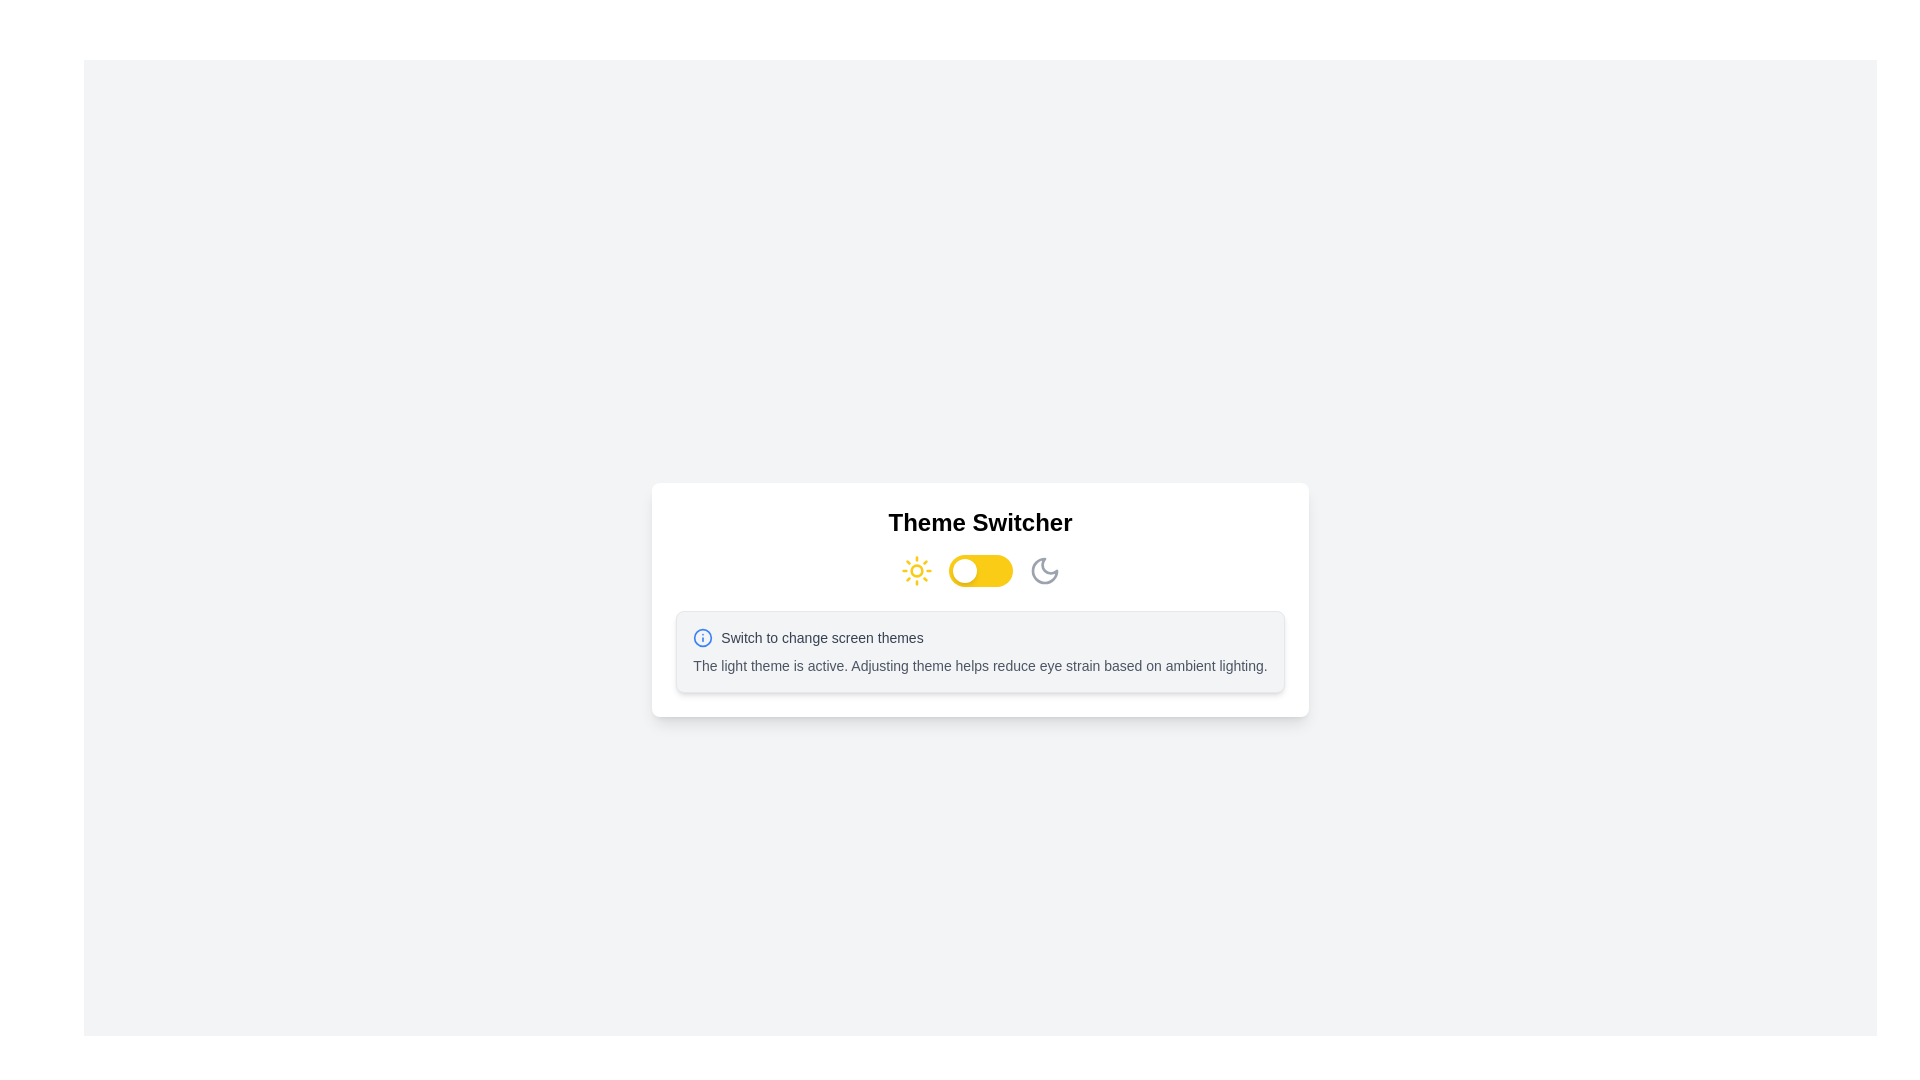  Describe the element at coordinates (822, 637) in the screenshot. I see `the informational text label that describes the purpose of the adjacent theme switcher` at that location.